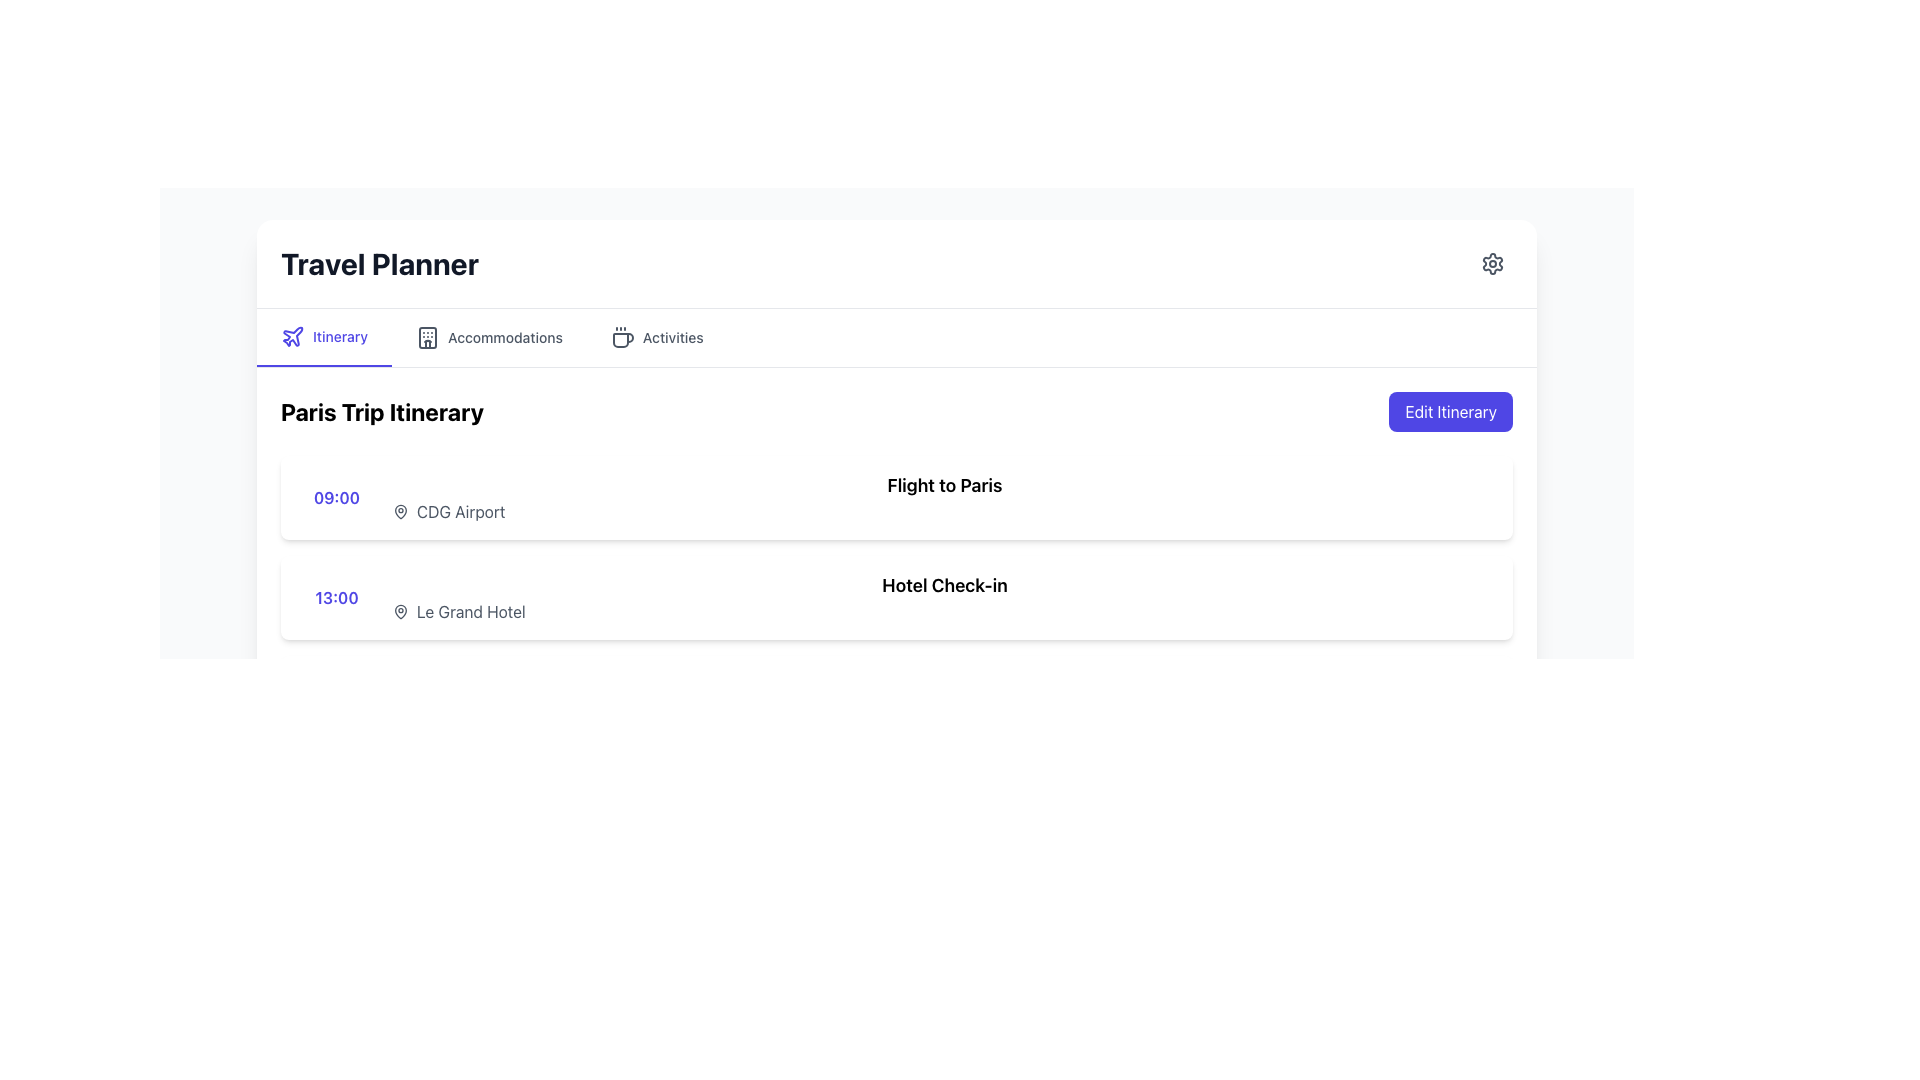  Describe the element at coordinates (400, 611) in the screenshot. I see `the icon indicating 'Le Grand Hotel', which is positioned in a horizontal row preceding the associated text` at that location.